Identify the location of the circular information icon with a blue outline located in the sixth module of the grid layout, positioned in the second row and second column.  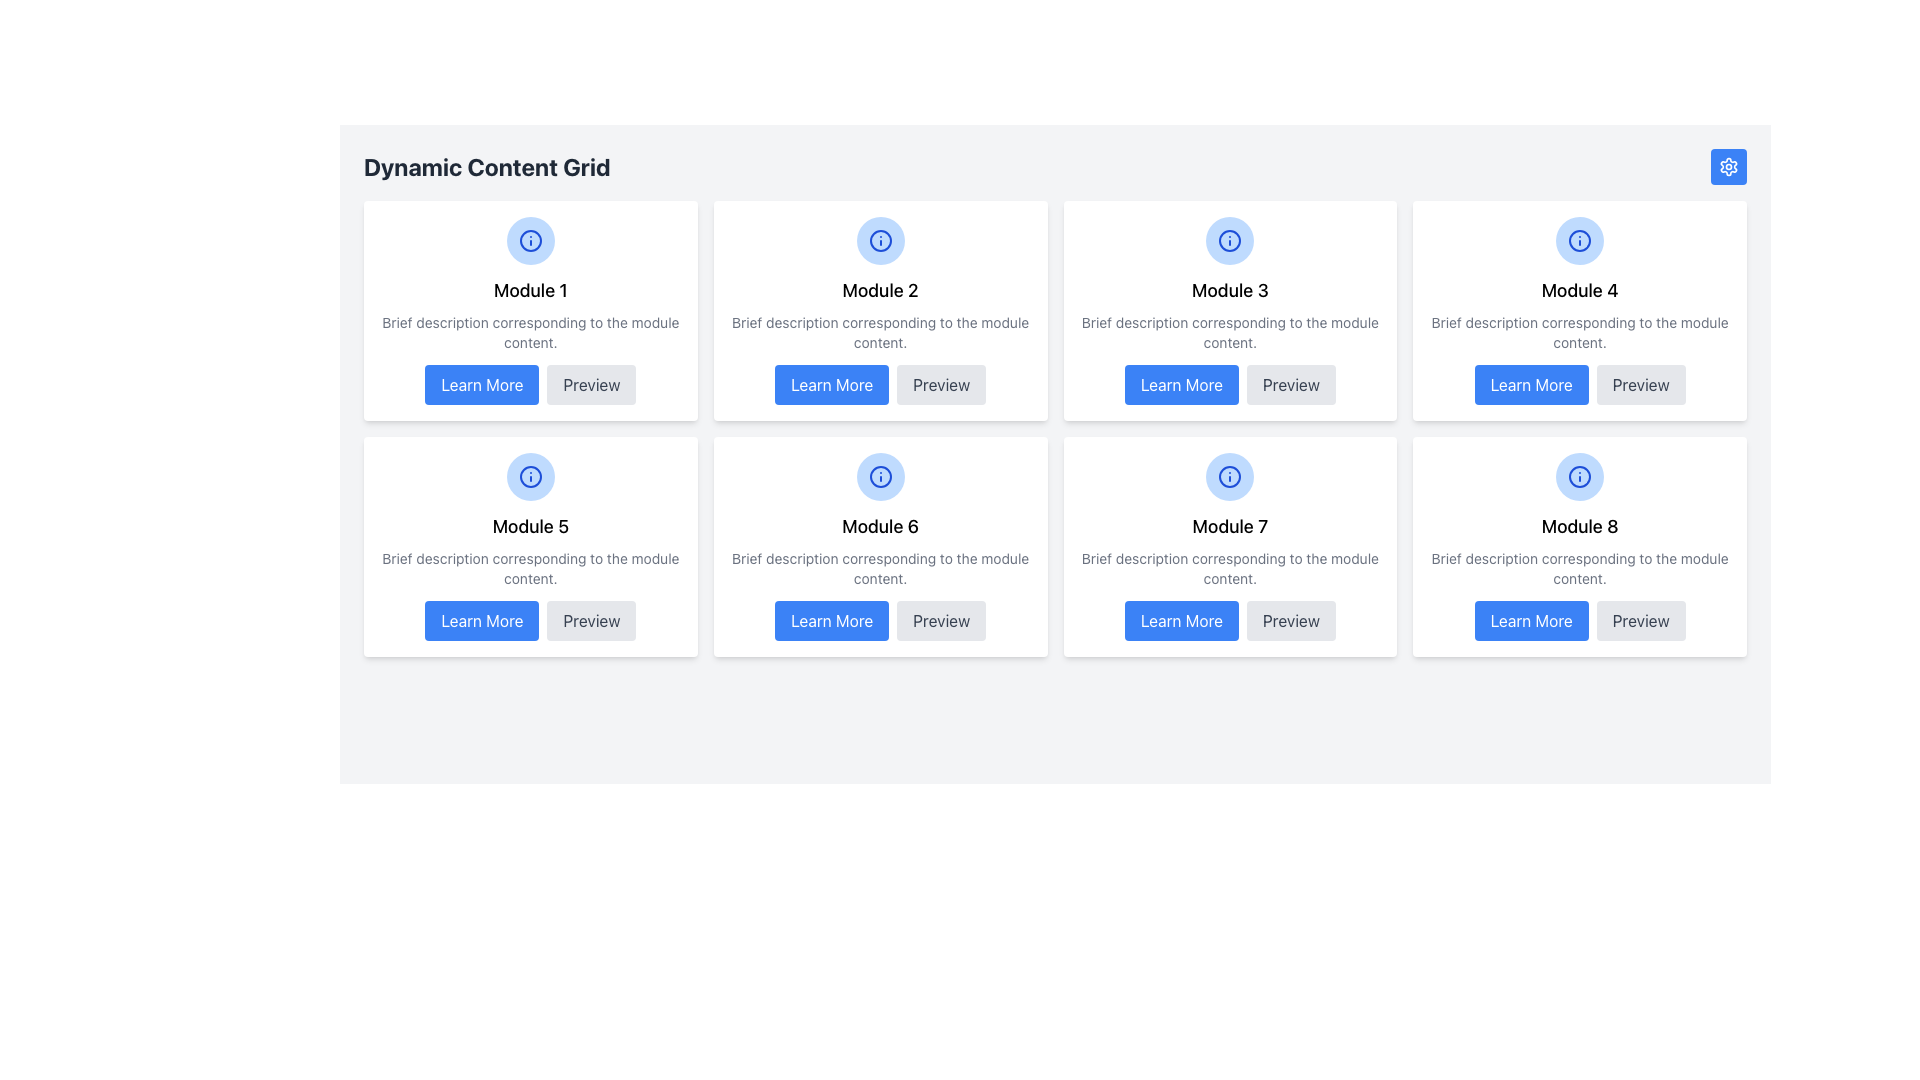
(880, 477).